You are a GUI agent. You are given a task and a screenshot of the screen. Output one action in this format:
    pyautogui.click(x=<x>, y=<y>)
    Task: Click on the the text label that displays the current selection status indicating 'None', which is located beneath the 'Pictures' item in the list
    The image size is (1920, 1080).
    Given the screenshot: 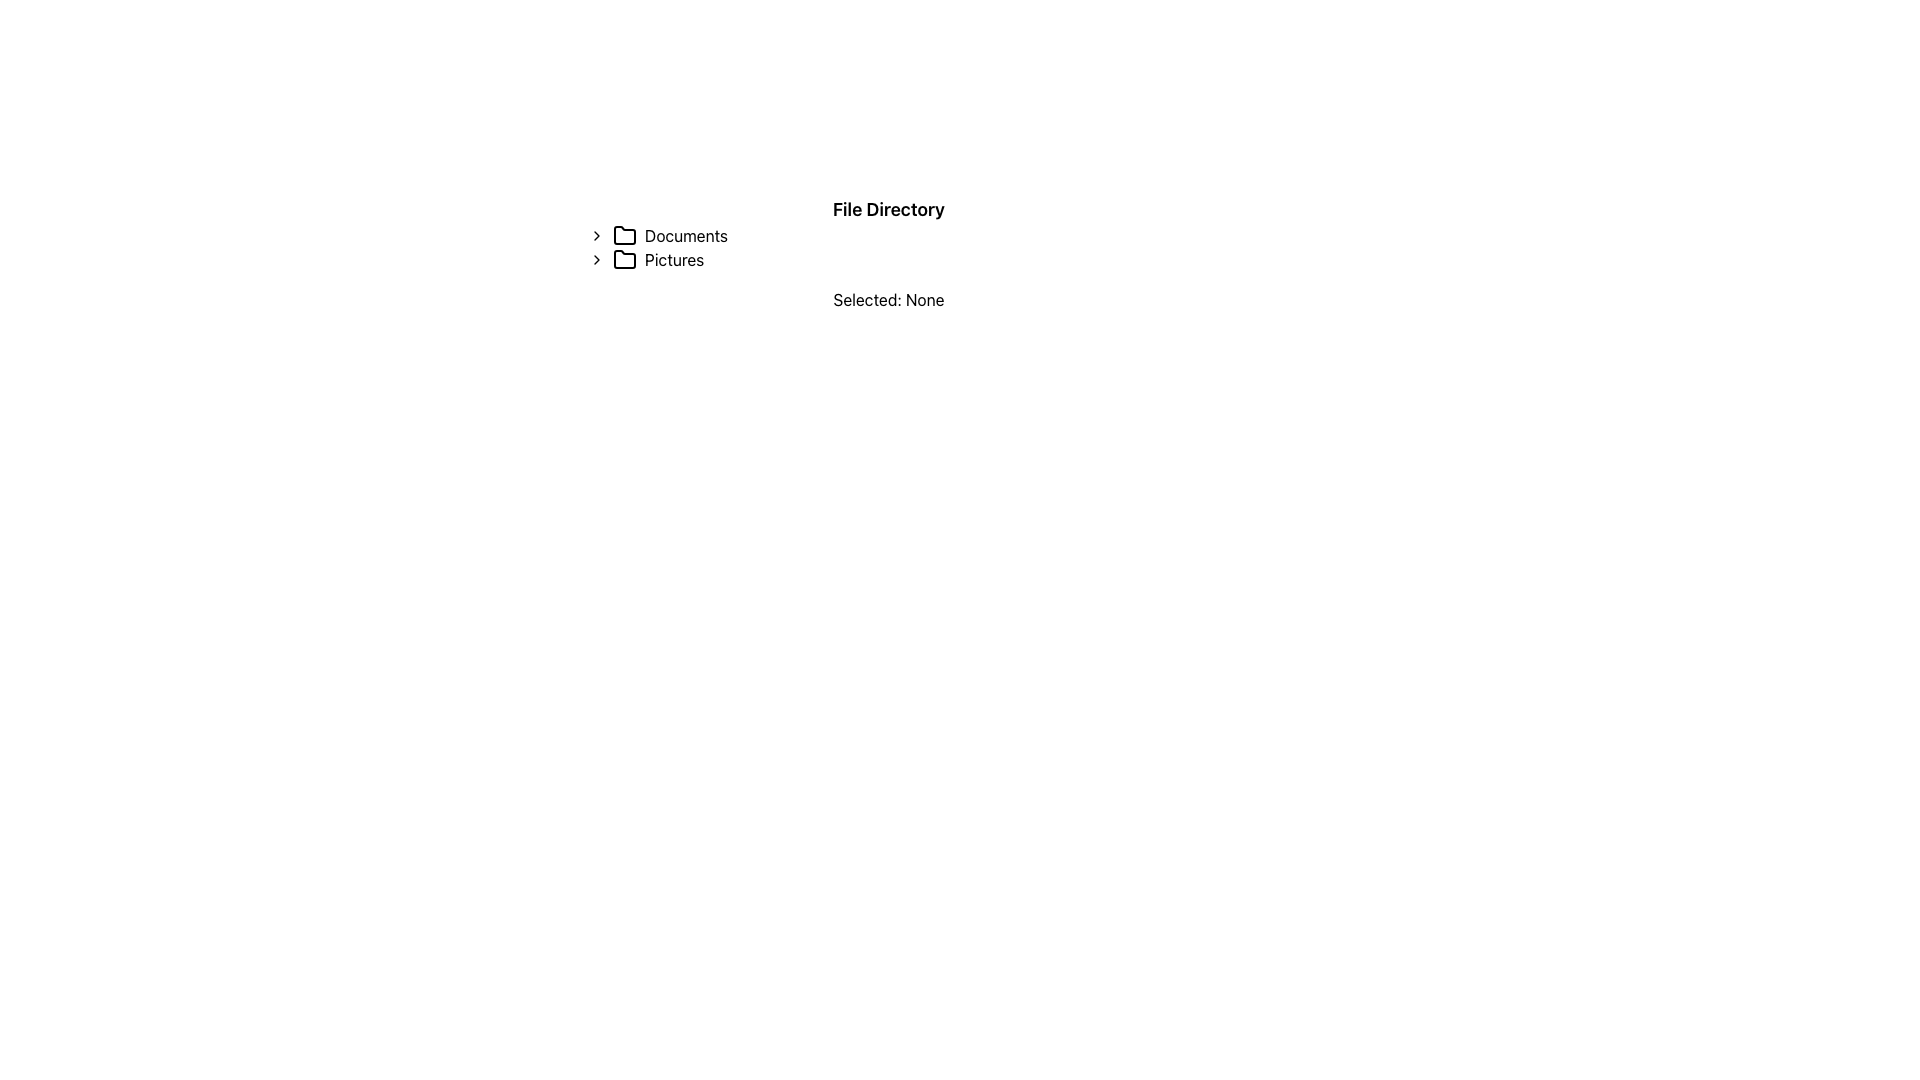 What is the action you would take?
    pyautogui.click(x=887, y=300)
    